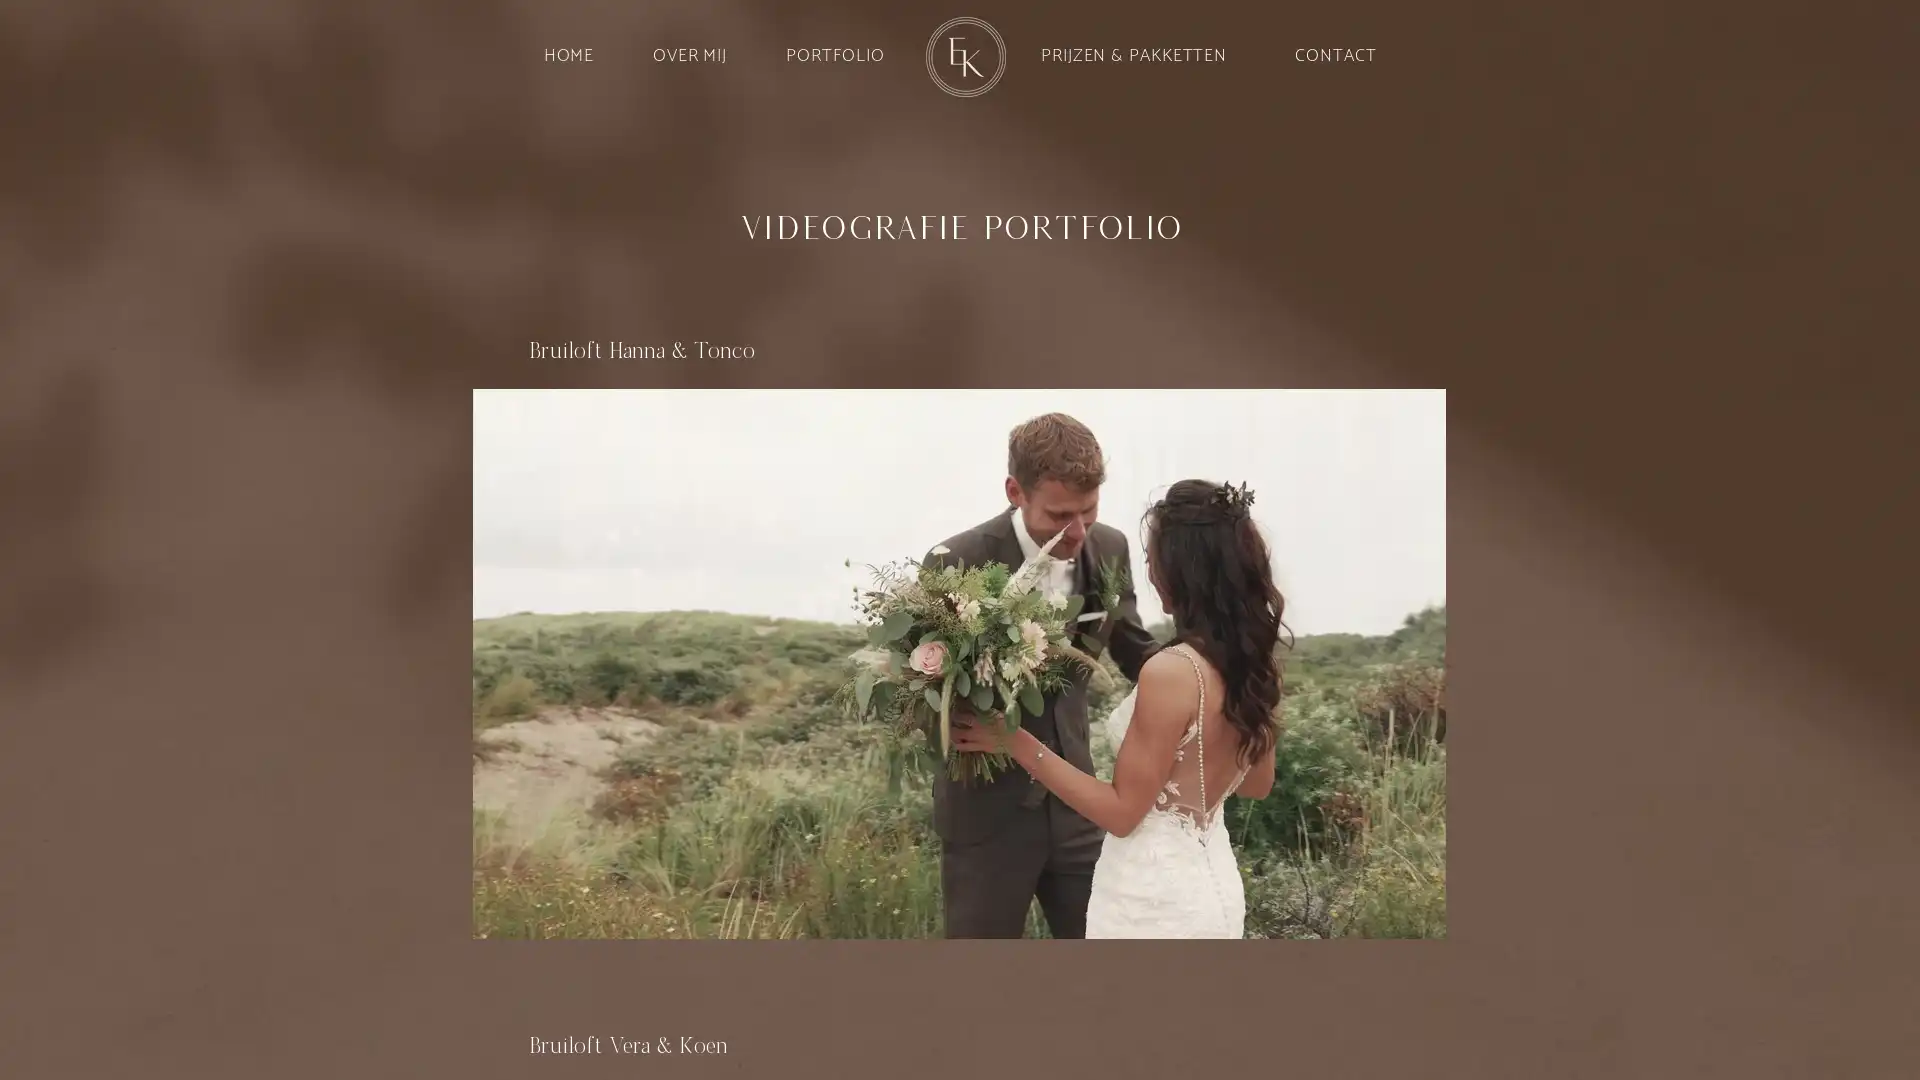 The image size is (1920, 1080). What do you see at coordinates (958, 663) in the screenshot?
I see `Play video` at bounding box center [958, 663].